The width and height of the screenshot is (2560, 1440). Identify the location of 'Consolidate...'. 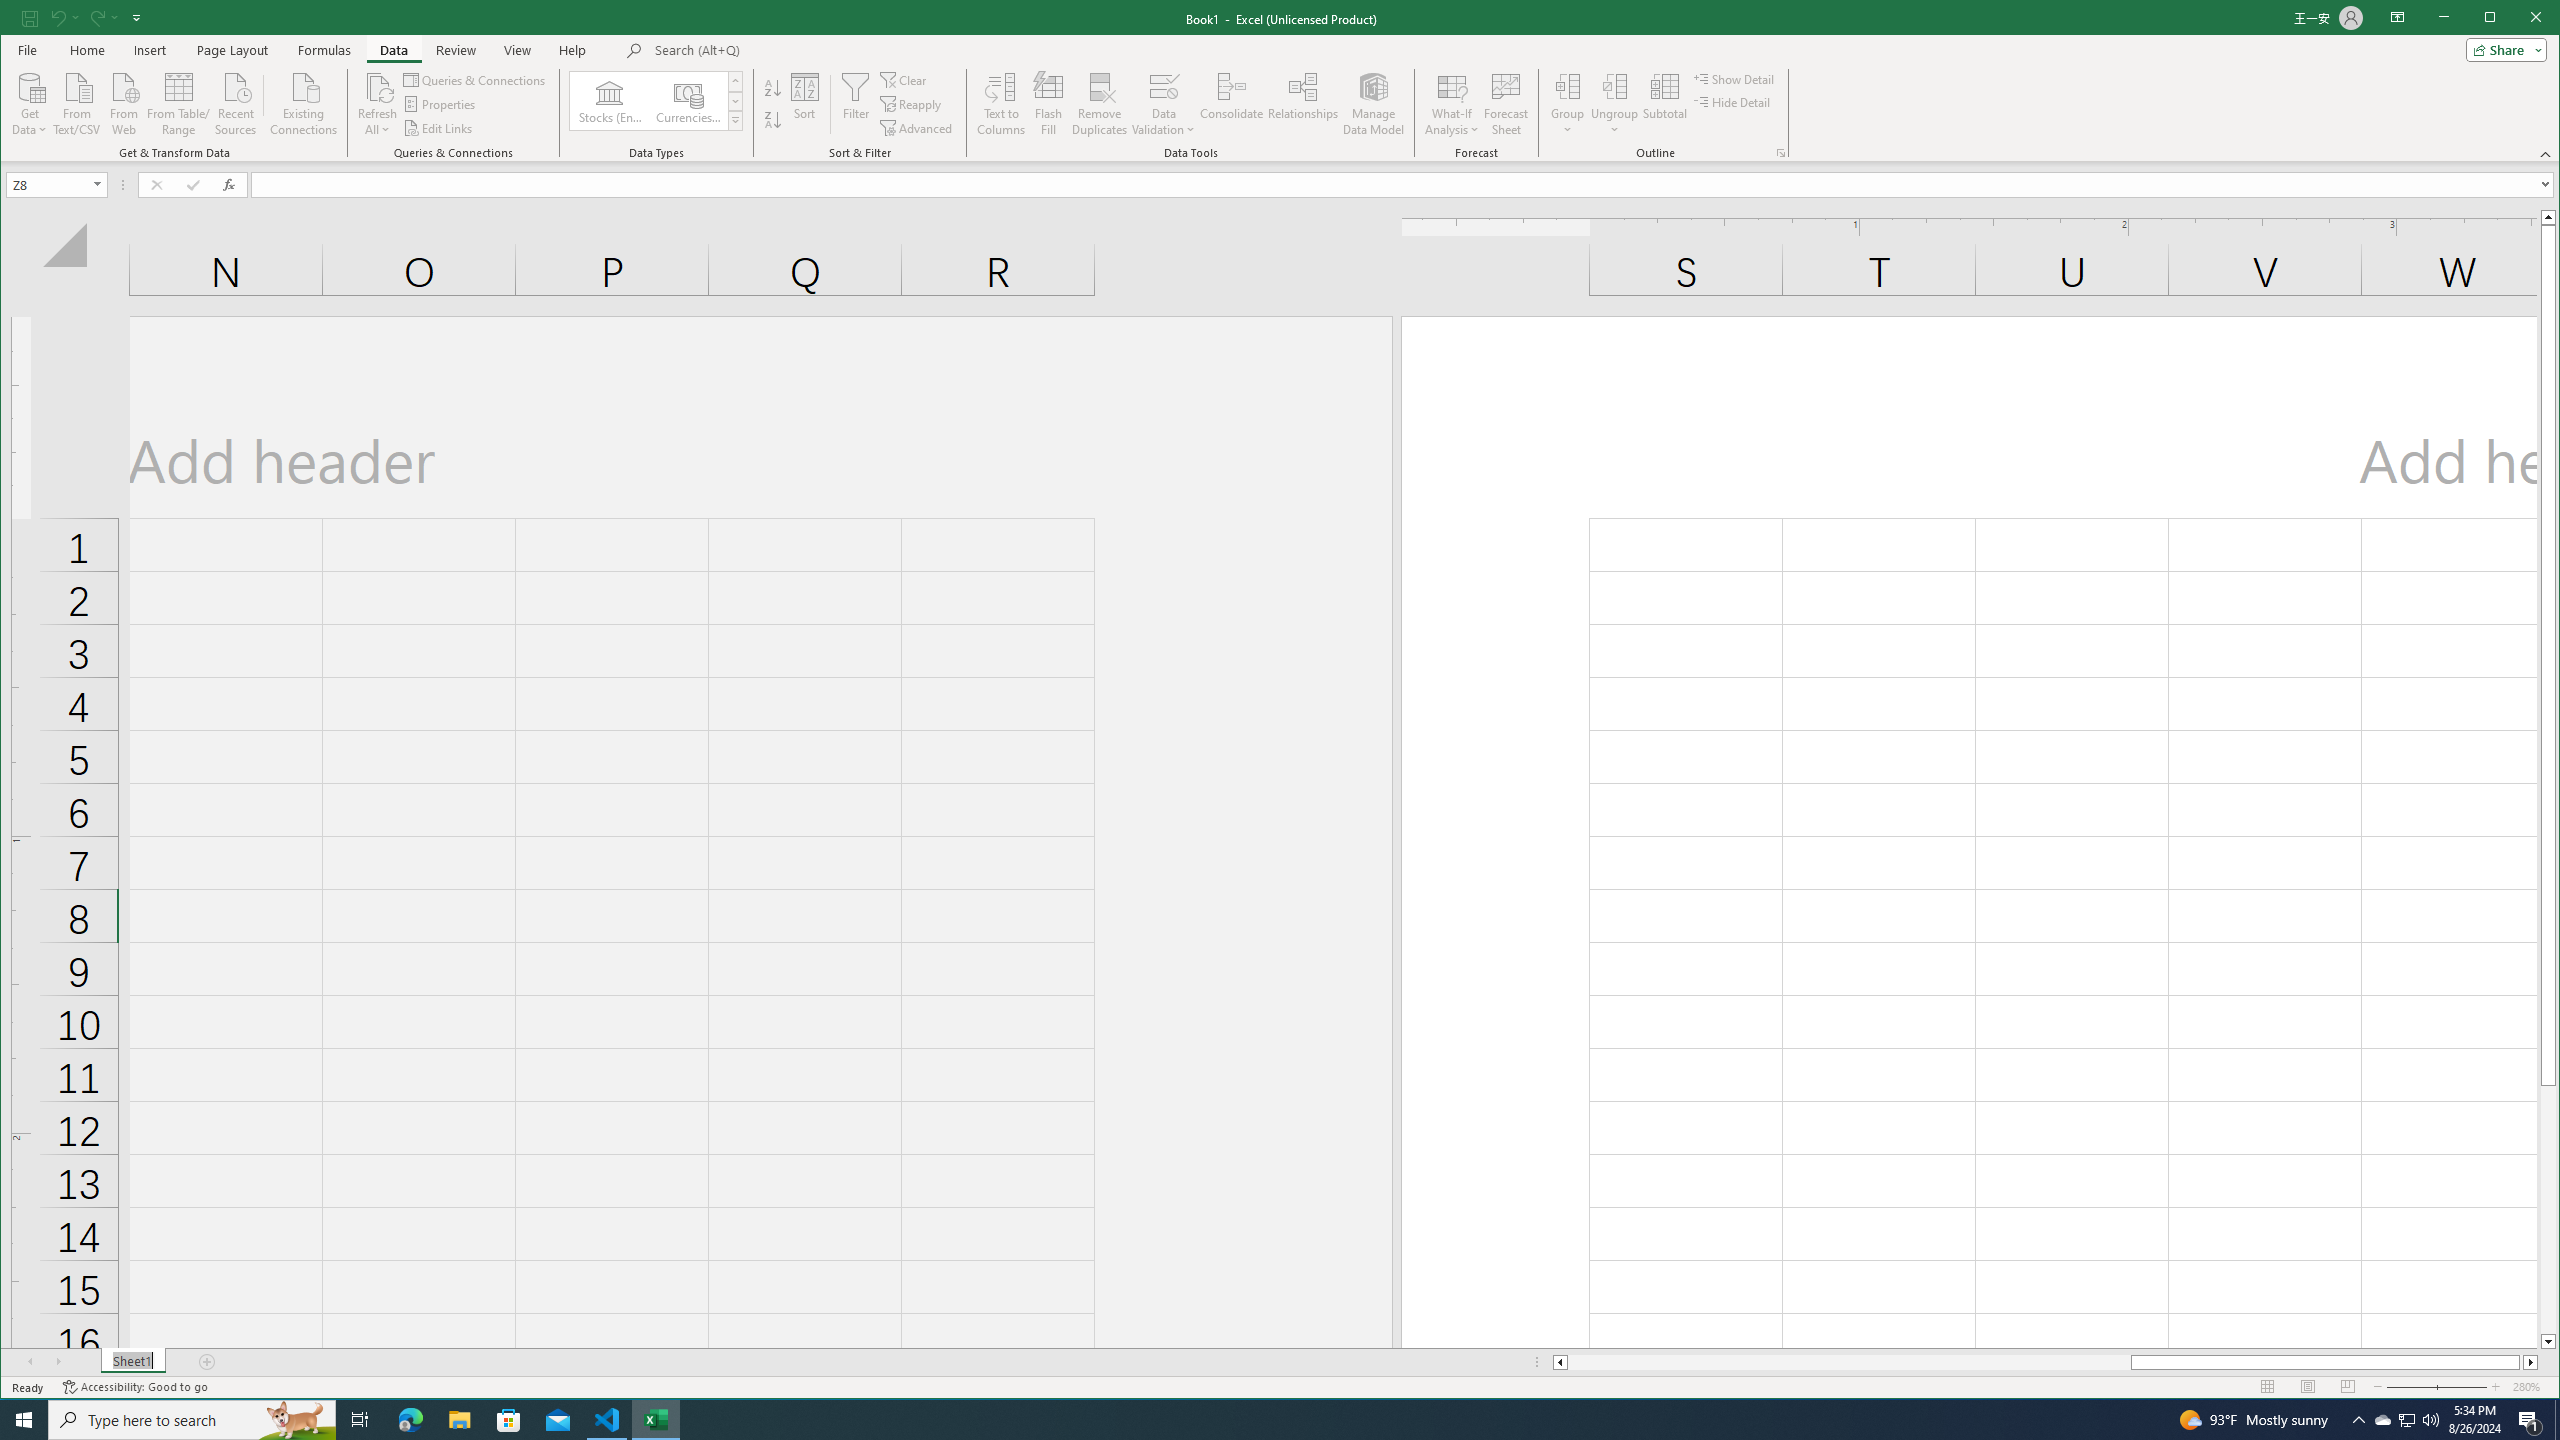
(1231, 103).